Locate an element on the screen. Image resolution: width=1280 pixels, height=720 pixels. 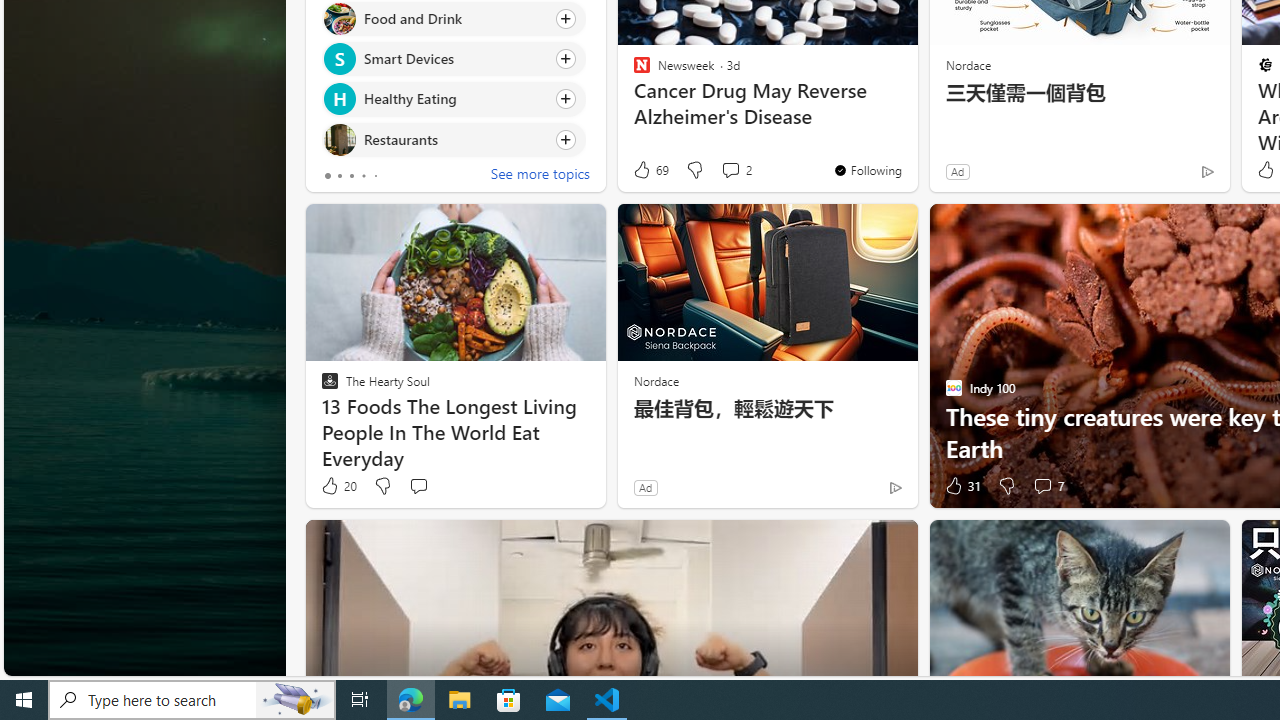
'See more topics' is located at coordinates (540, 175).